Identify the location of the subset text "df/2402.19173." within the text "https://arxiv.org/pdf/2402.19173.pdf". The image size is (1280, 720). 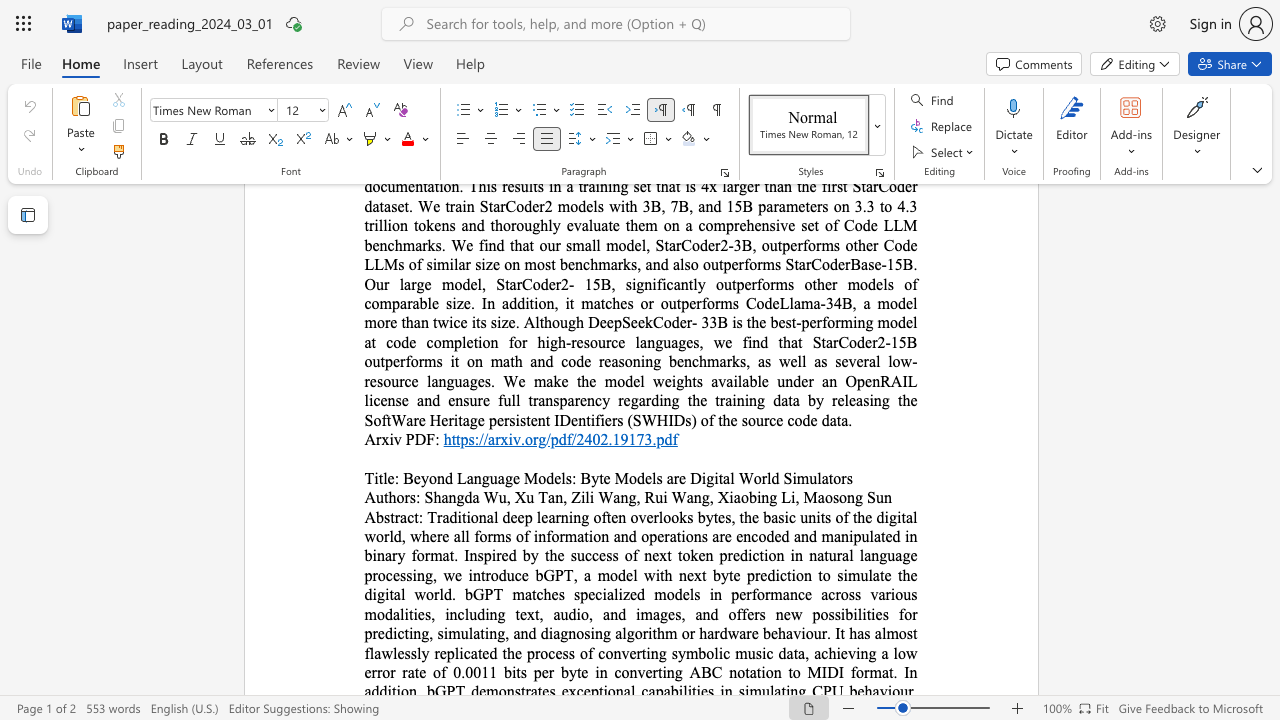
(558, 438).